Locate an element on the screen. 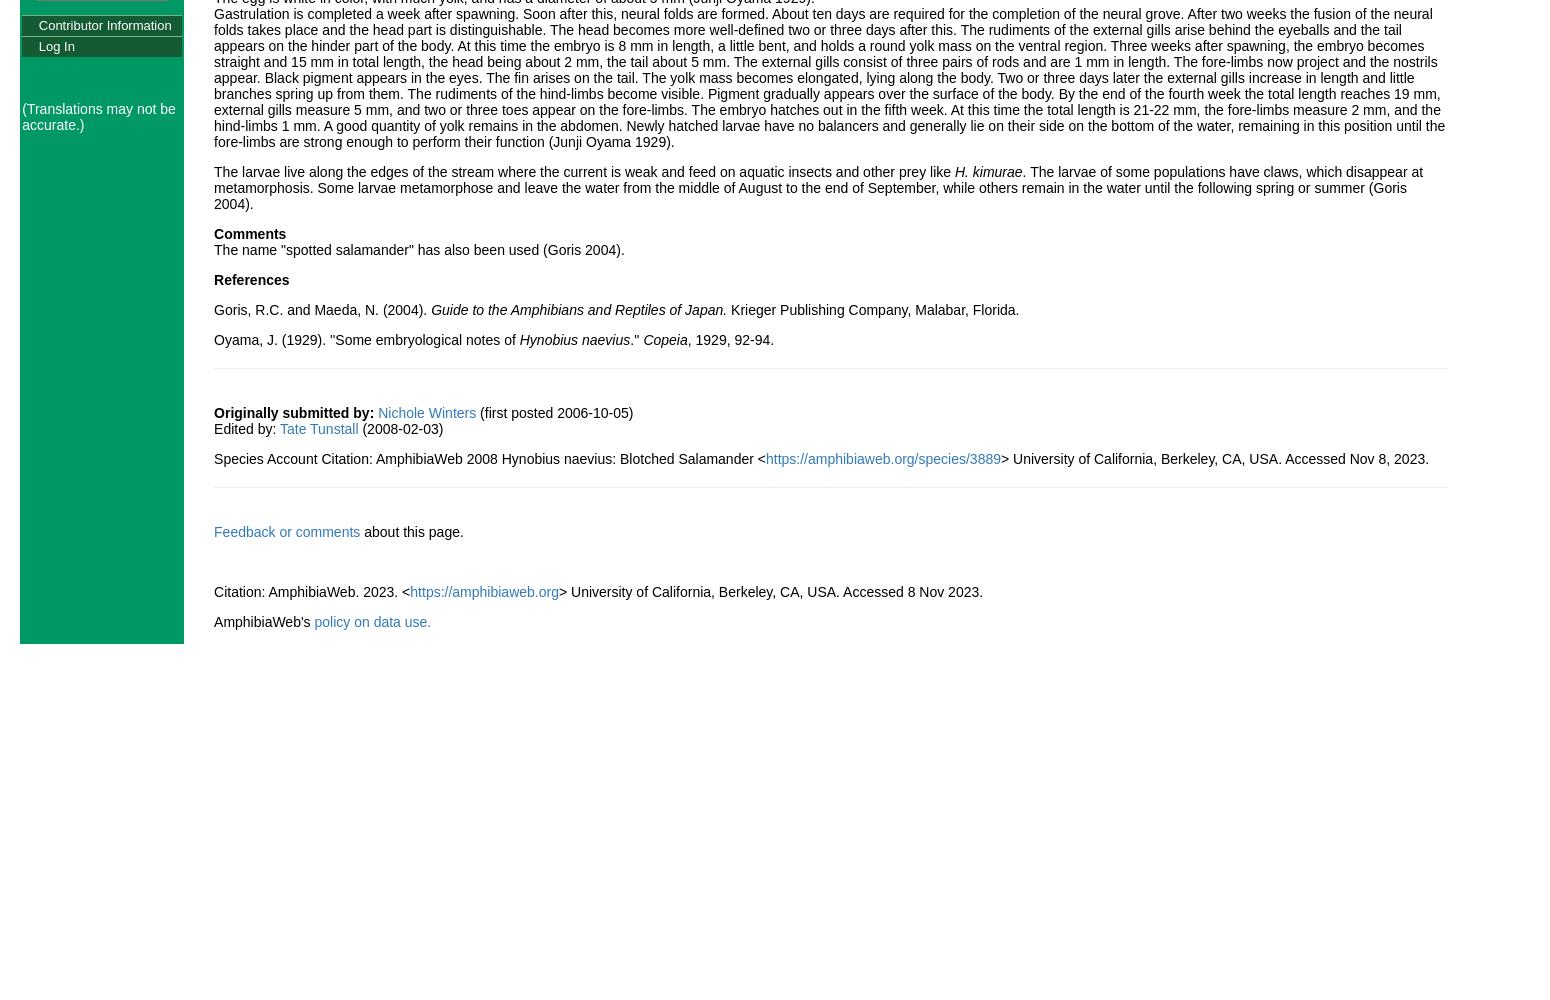  'Edited by:' is located at coordinates (246, 428).